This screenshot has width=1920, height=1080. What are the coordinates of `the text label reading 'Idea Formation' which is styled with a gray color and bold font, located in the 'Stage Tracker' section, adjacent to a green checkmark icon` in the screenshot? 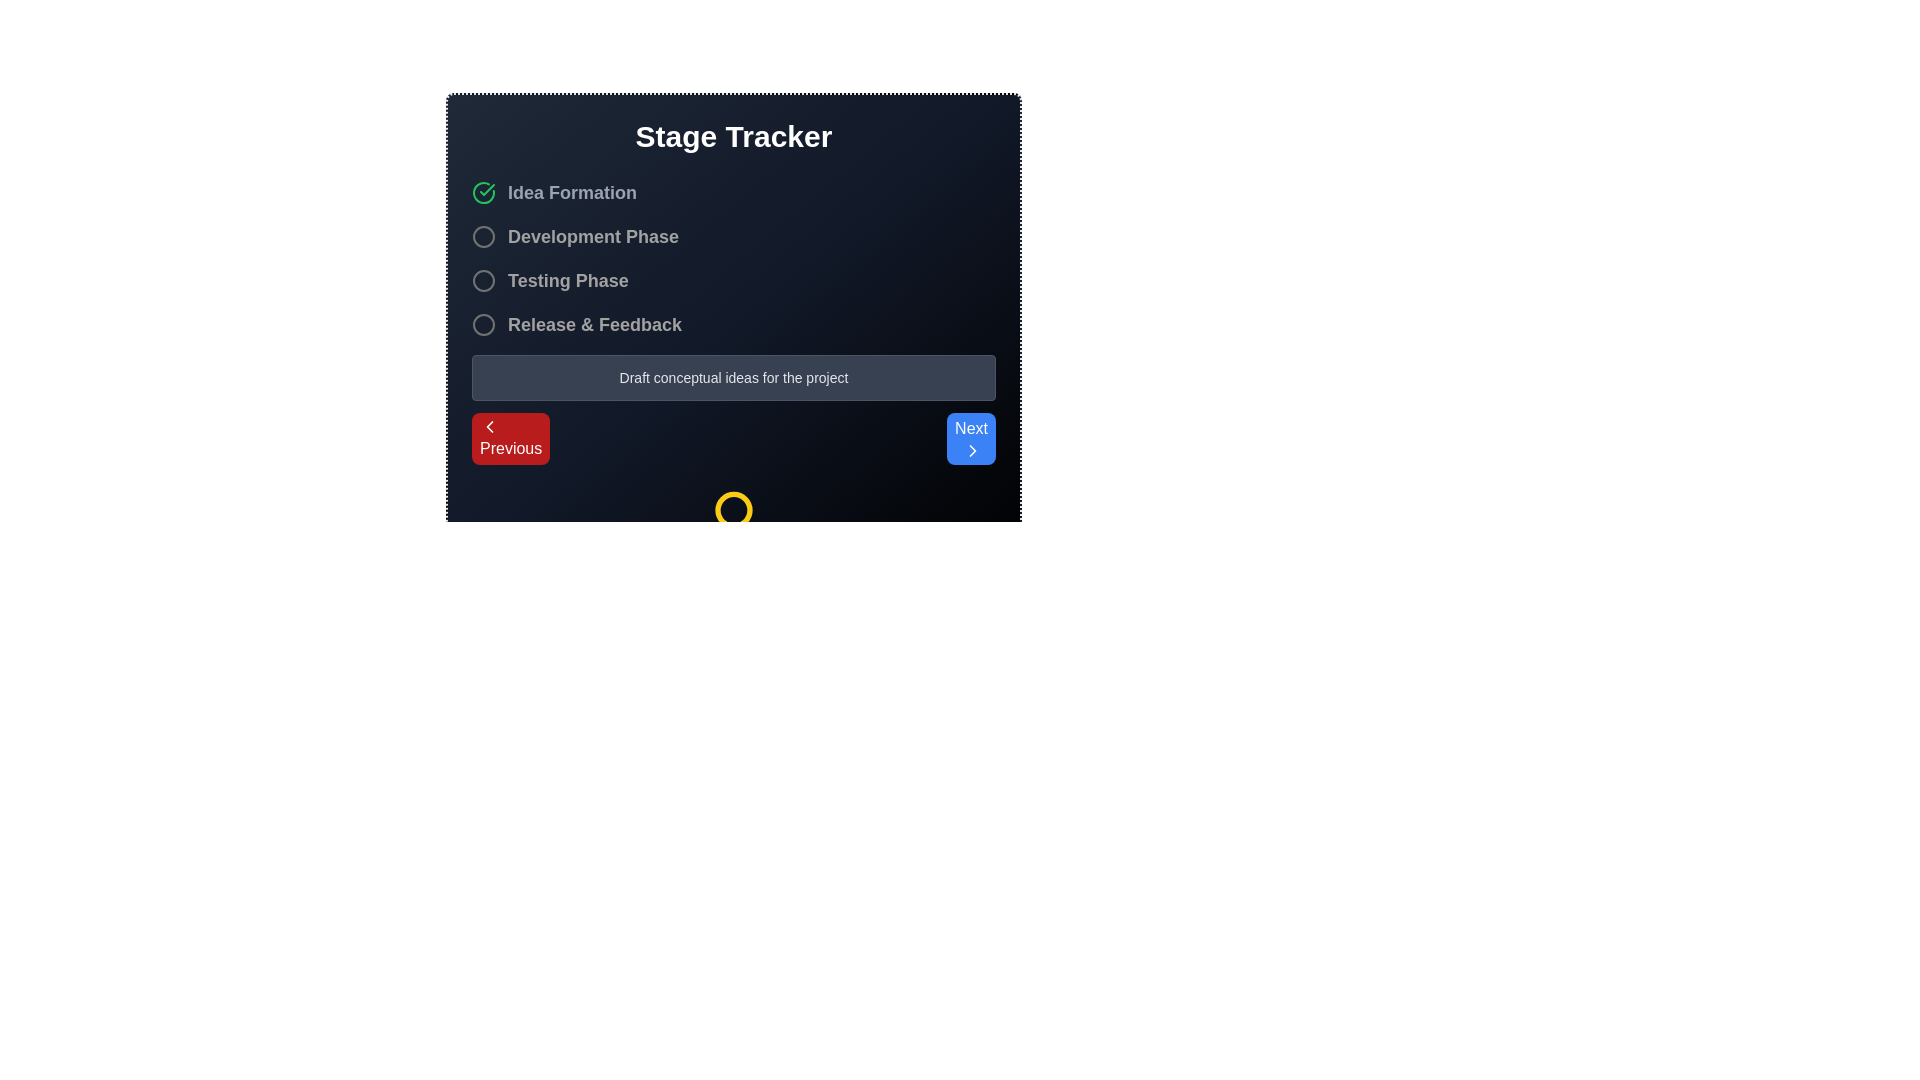 It's located at (571, 192).